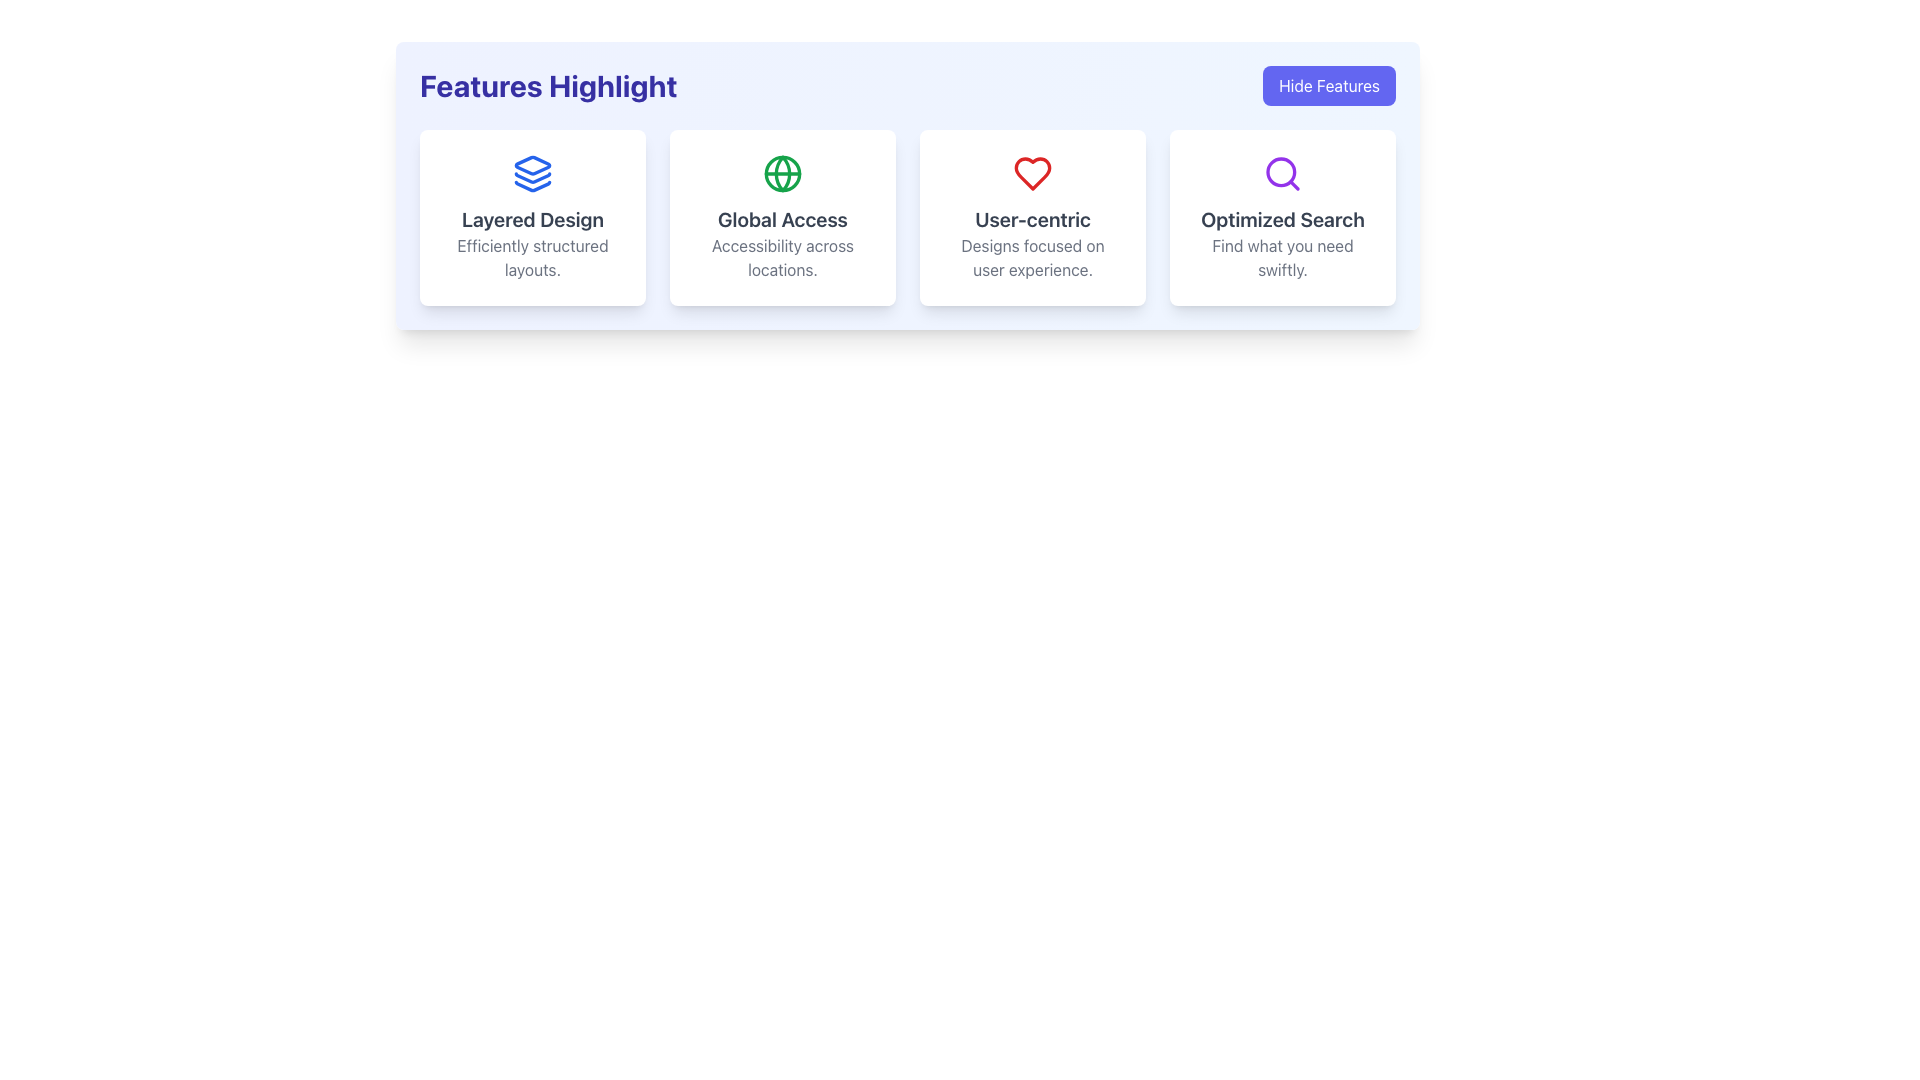  What do you see at coordinates (548, 84) in the screenshot?
I see `the prominently styled text element displaying 'Features Highlight' with a large, bold font size and indigo color, located at the top of the interface beside the 'Hide Features' button` at bounding box center [548, 84].